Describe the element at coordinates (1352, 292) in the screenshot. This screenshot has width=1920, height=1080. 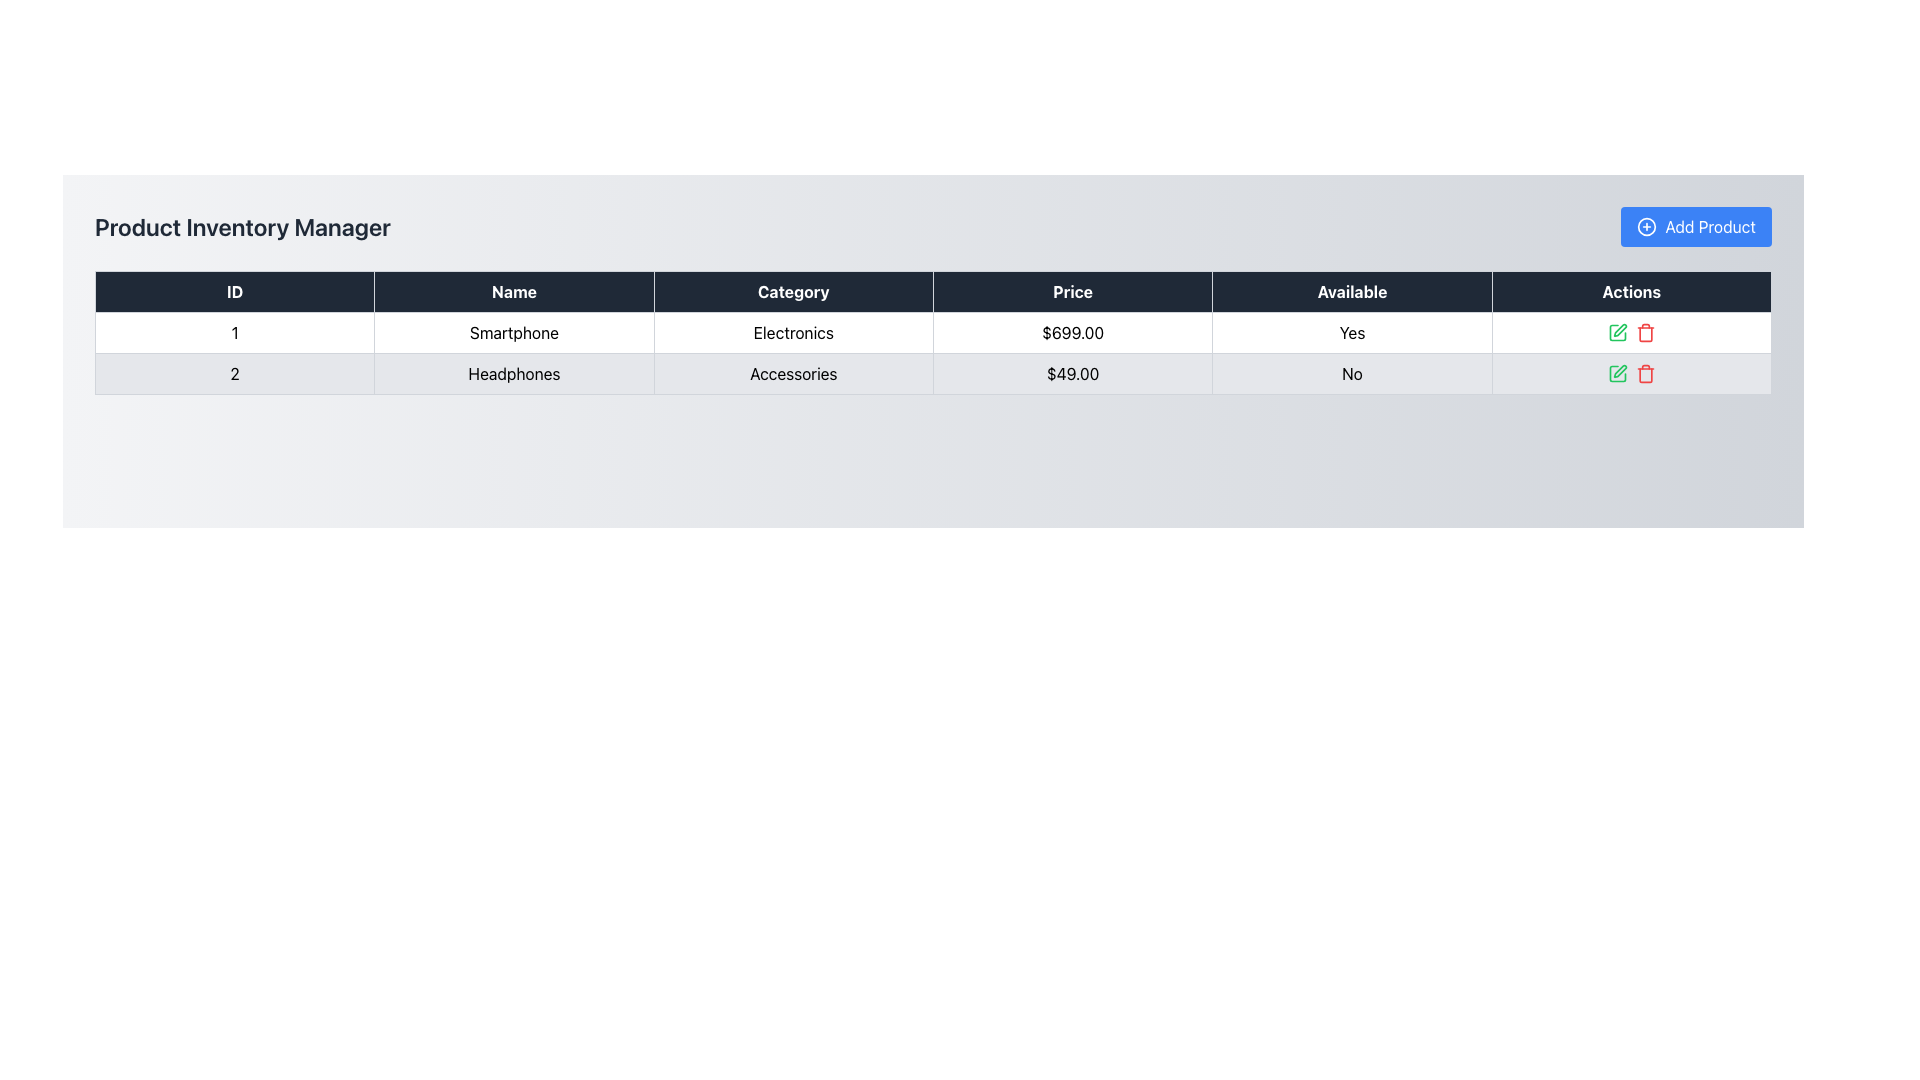
I see `text from the Table Header Cell labeled 'Available', which is the fifth column in the header row of the table` at that location.